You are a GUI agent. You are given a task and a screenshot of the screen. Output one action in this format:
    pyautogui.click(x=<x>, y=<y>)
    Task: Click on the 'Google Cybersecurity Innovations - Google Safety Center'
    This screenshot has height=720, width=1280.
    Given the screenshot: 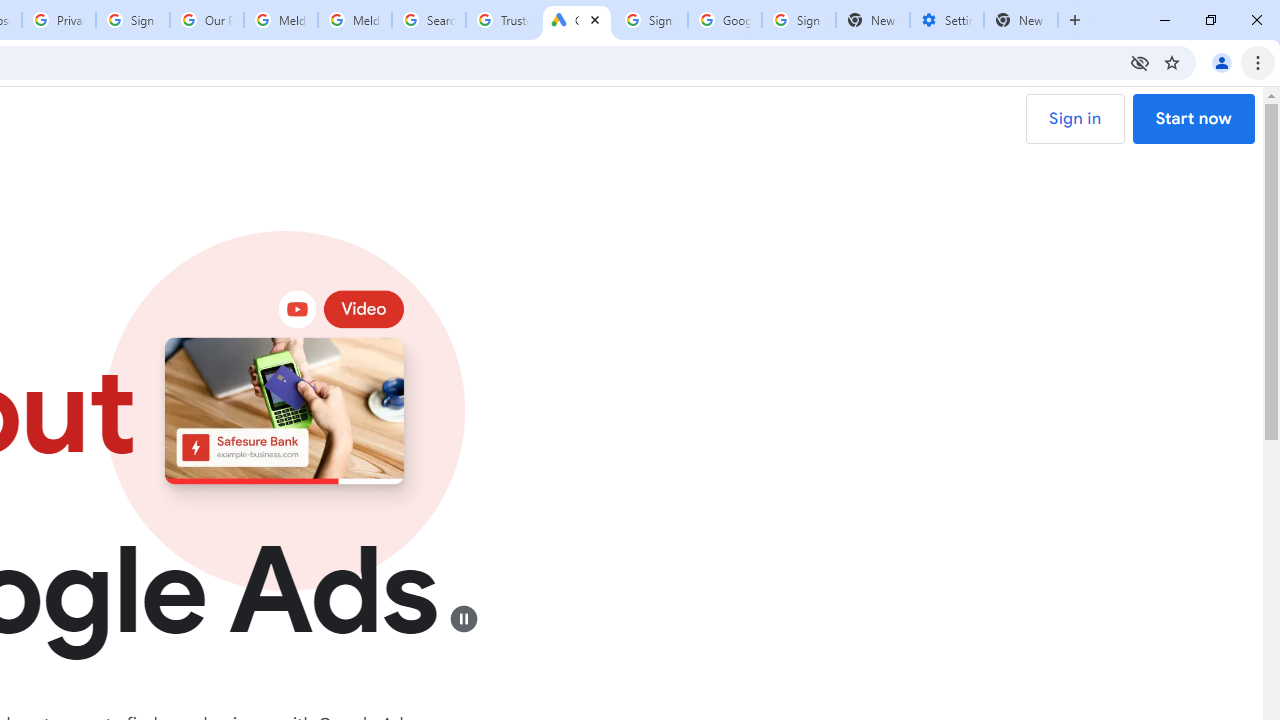 What is the action you would take?
    pyautogui.click(x=723, y=20)
    